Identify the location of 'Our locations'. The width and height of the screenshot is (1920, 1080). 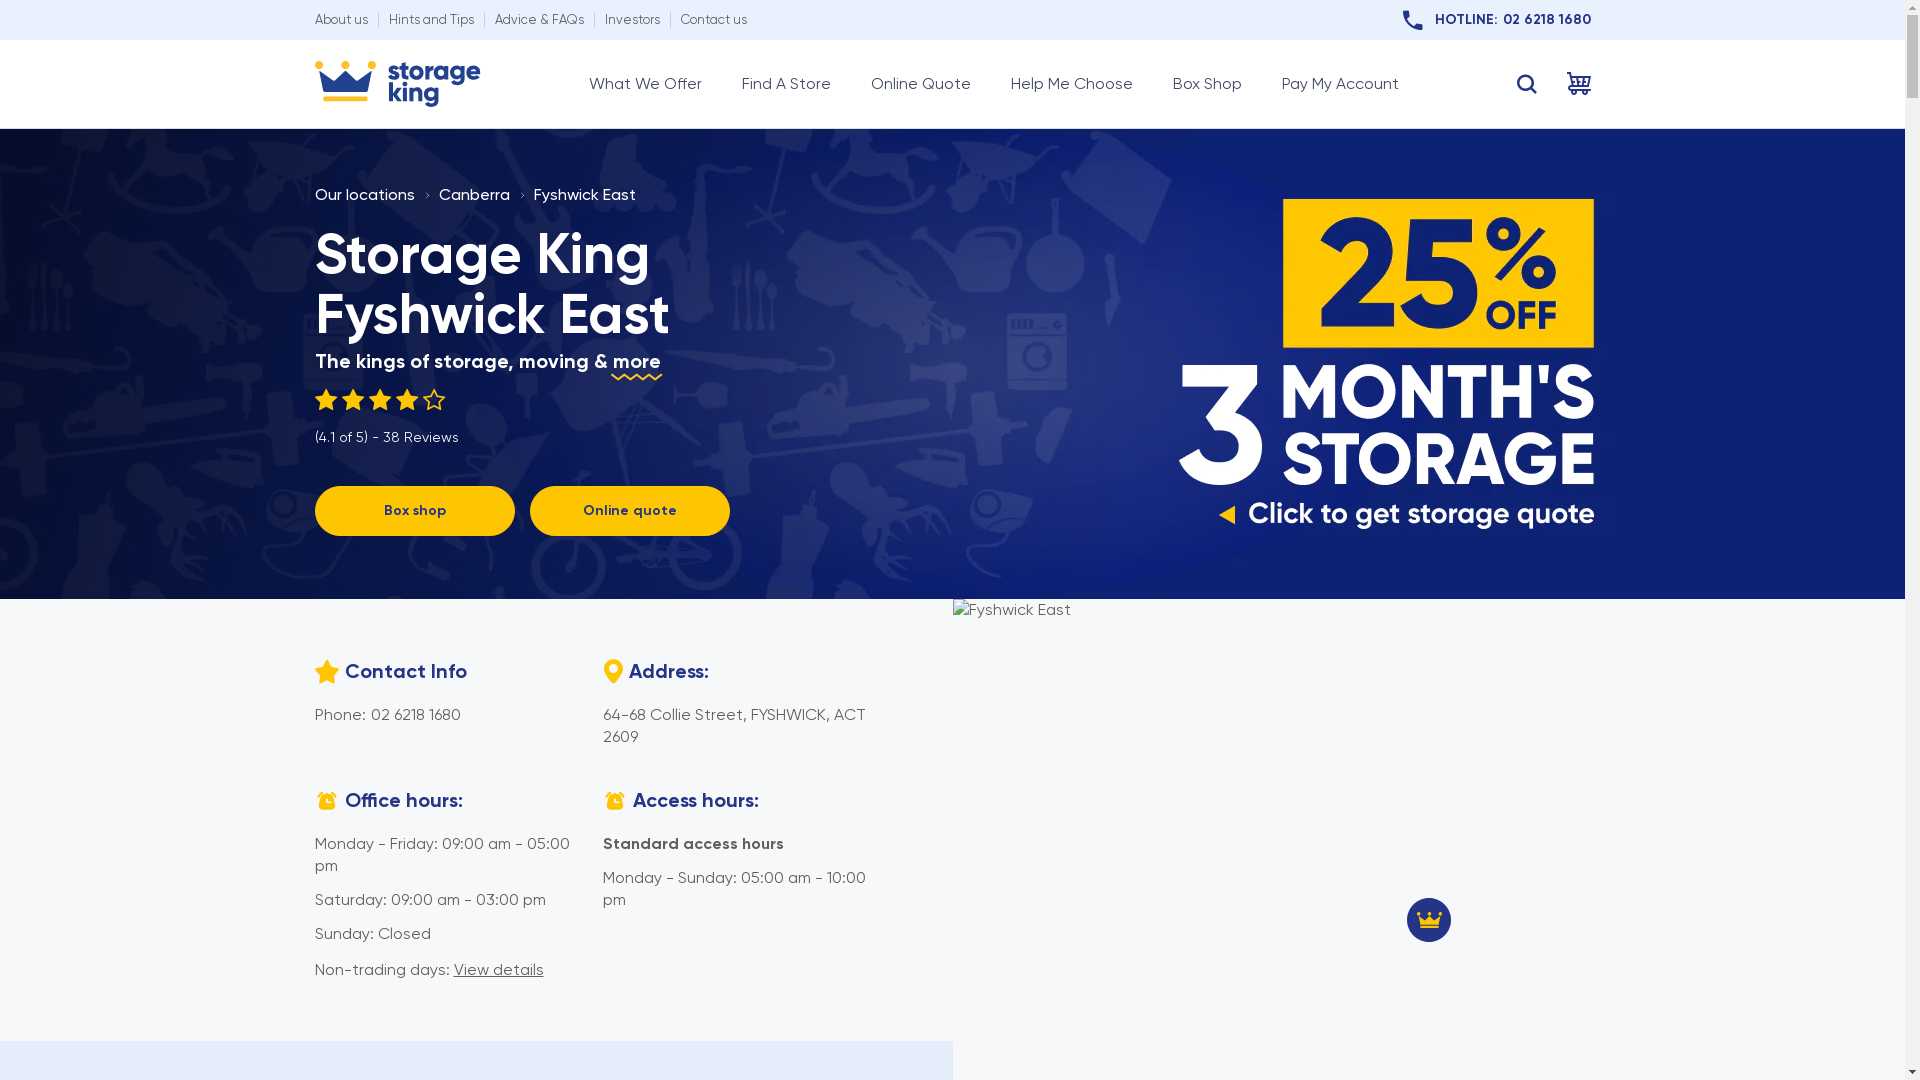
(364, 194).